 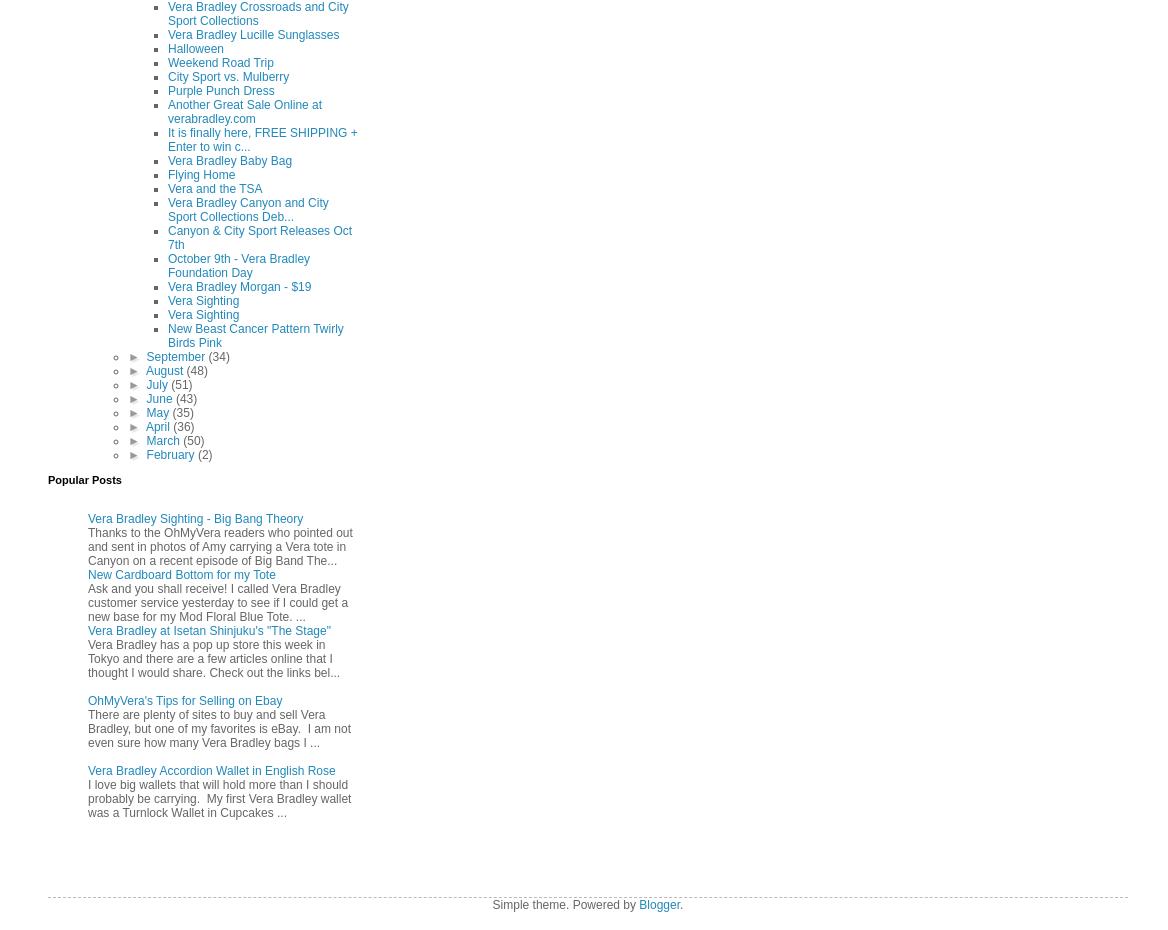 I want to click on 'It is finally here, FREE SHIPPING + Enter to win c...', so click(x=261, y=139).